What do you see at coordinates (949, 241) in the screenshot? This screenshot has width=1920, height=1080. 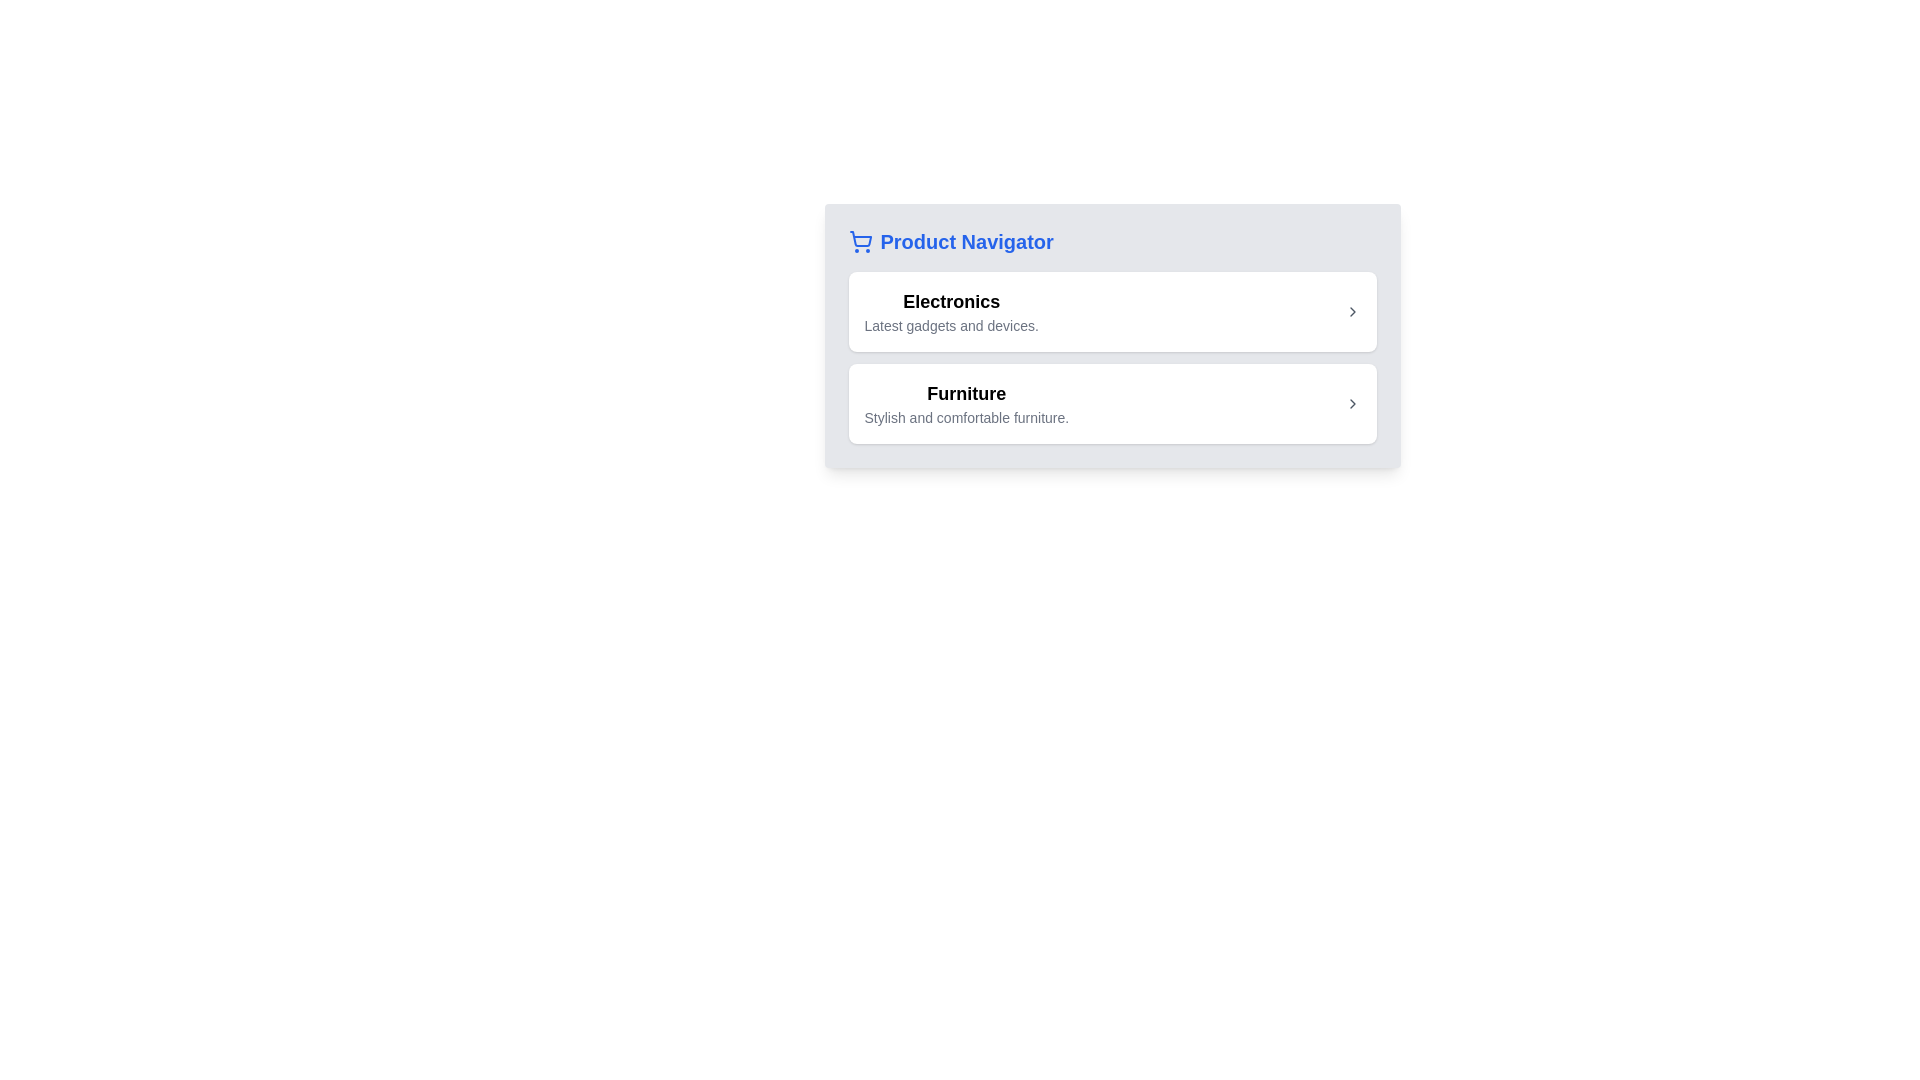 I see `the 'Product Navigator' text with a shopping cart icon` at bounding box center [949, 241].